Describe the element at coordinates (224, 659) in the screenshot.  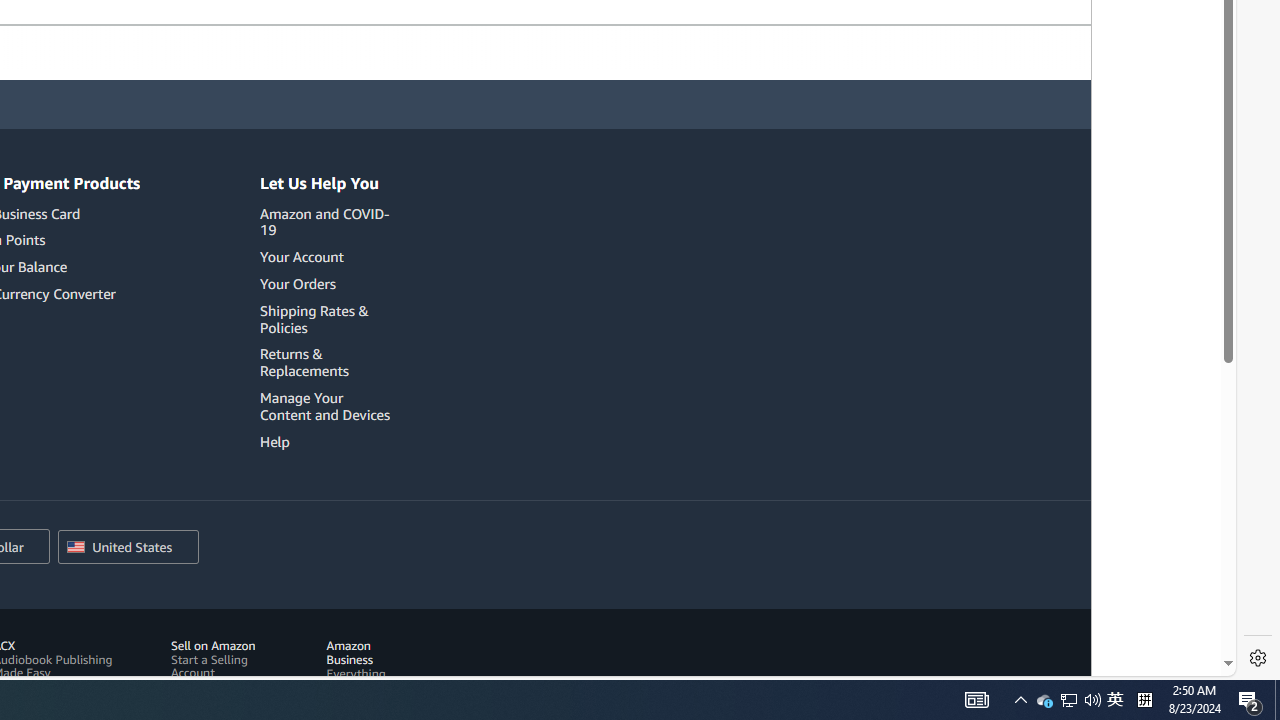
I see `'Sell on Amazon Start a Selling Account'` at that location.